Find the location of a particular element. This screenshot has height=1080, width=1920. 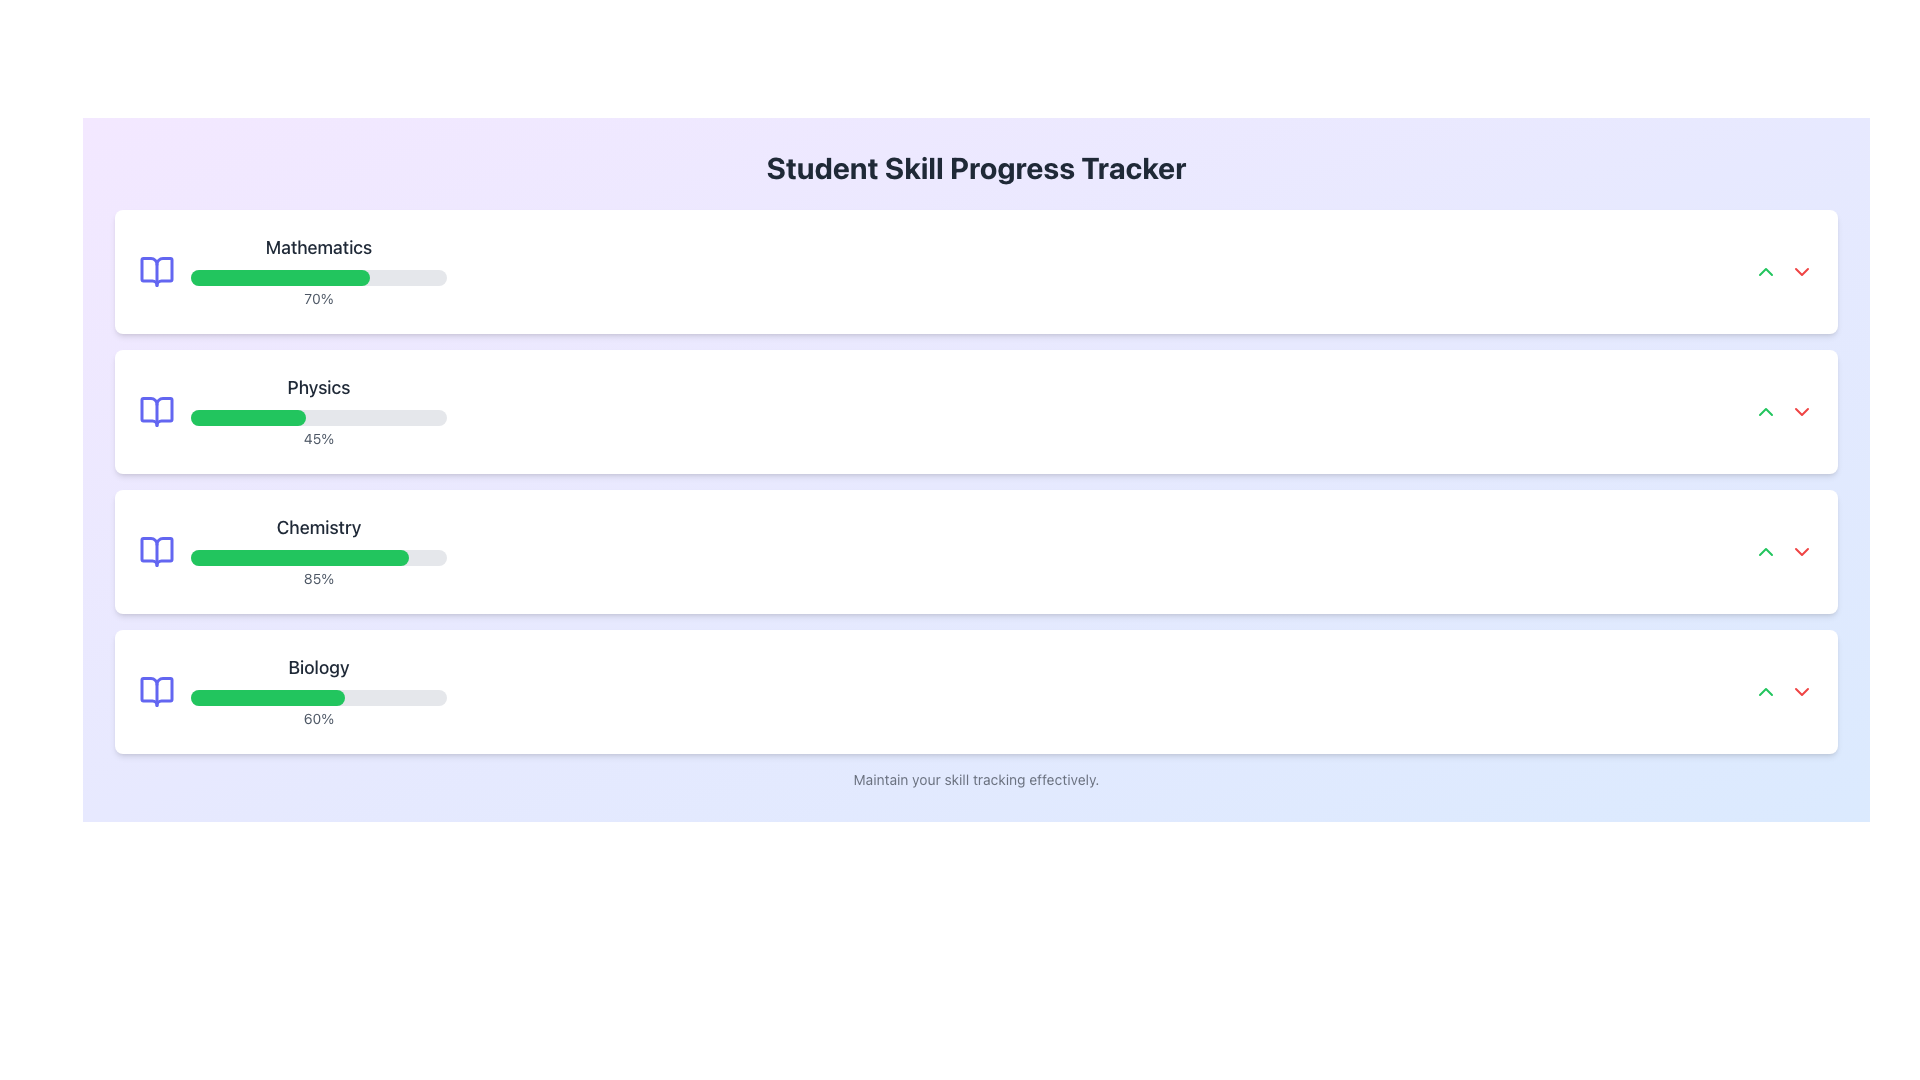

the 'Biology' Progress Indicator which features a green progress bar, a 'Biology' label above, and '60%' text below, situated in the 'Student Skill Progress Tracker' interface is located at coordinates (291, 690).